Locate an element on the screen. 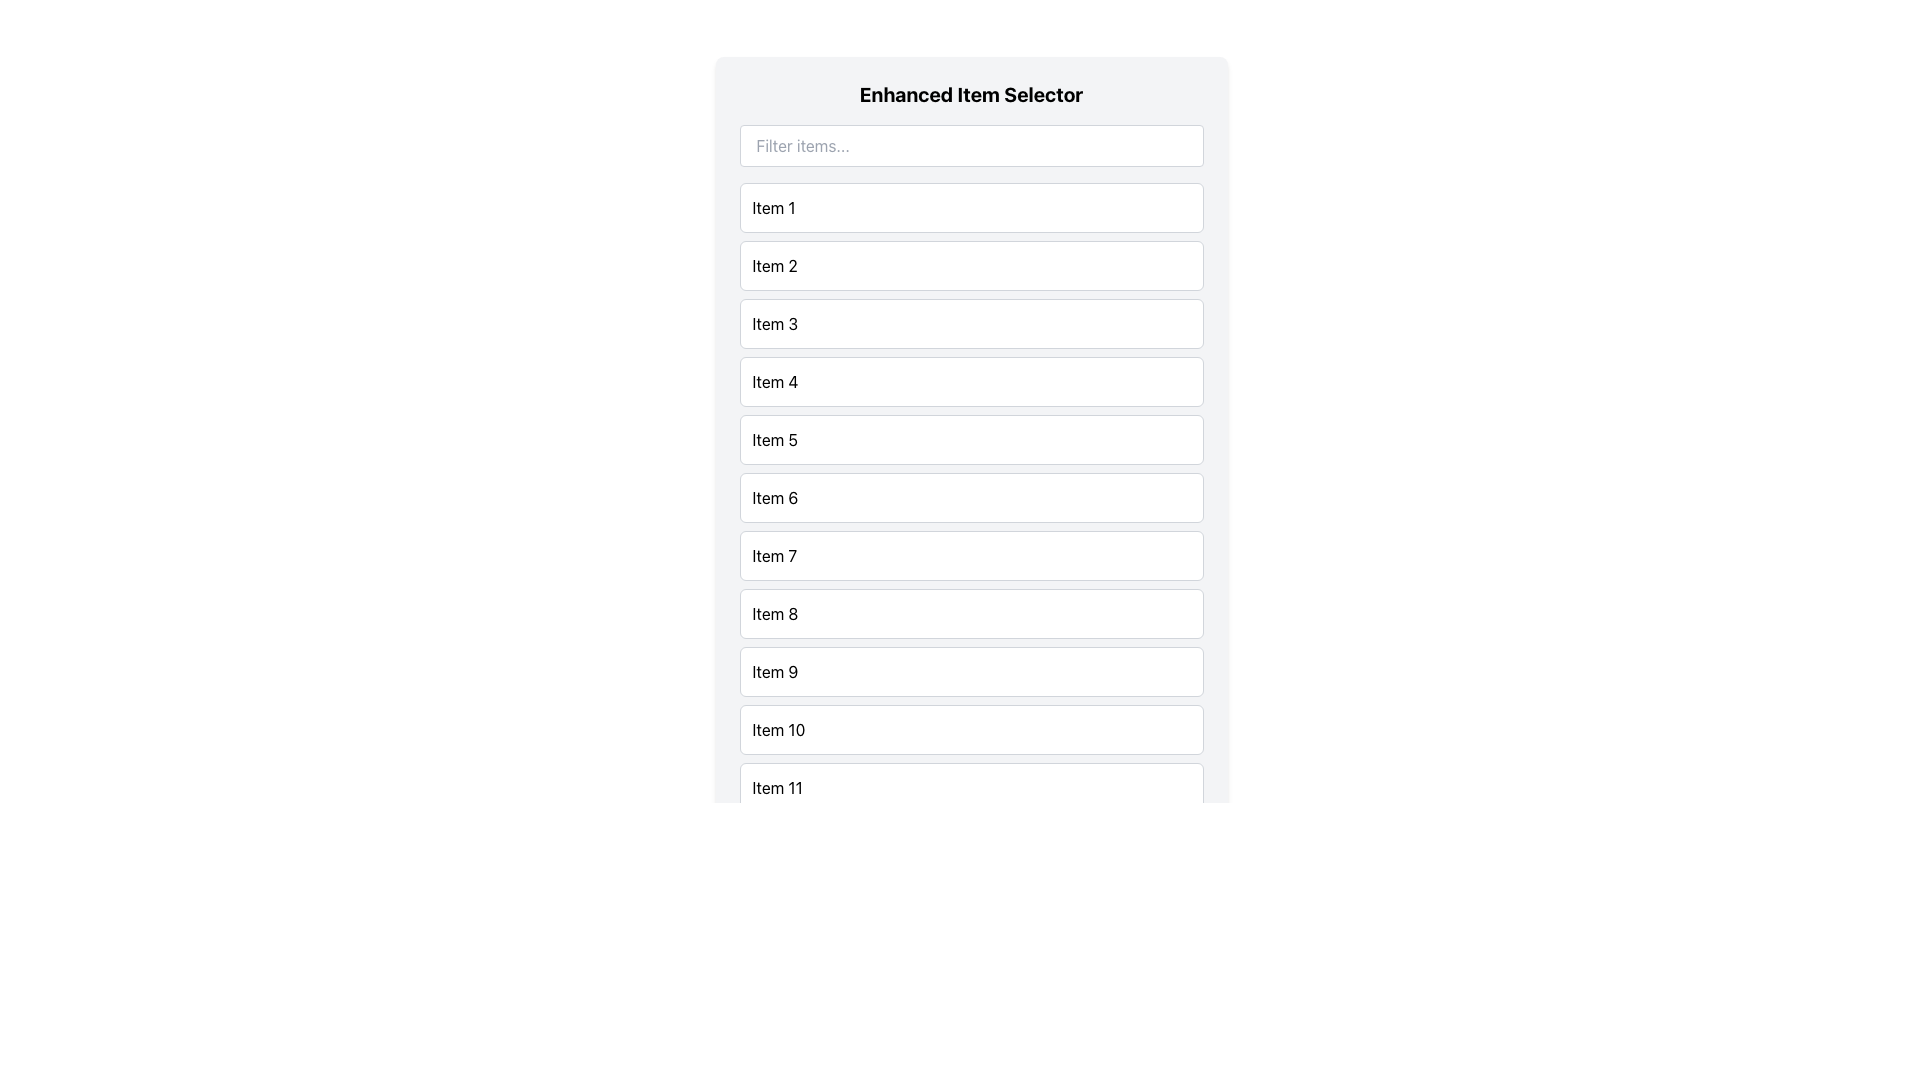 The image size is (1920, 1080). the 8th item in the vertical list is located at coordinates (971, 612).